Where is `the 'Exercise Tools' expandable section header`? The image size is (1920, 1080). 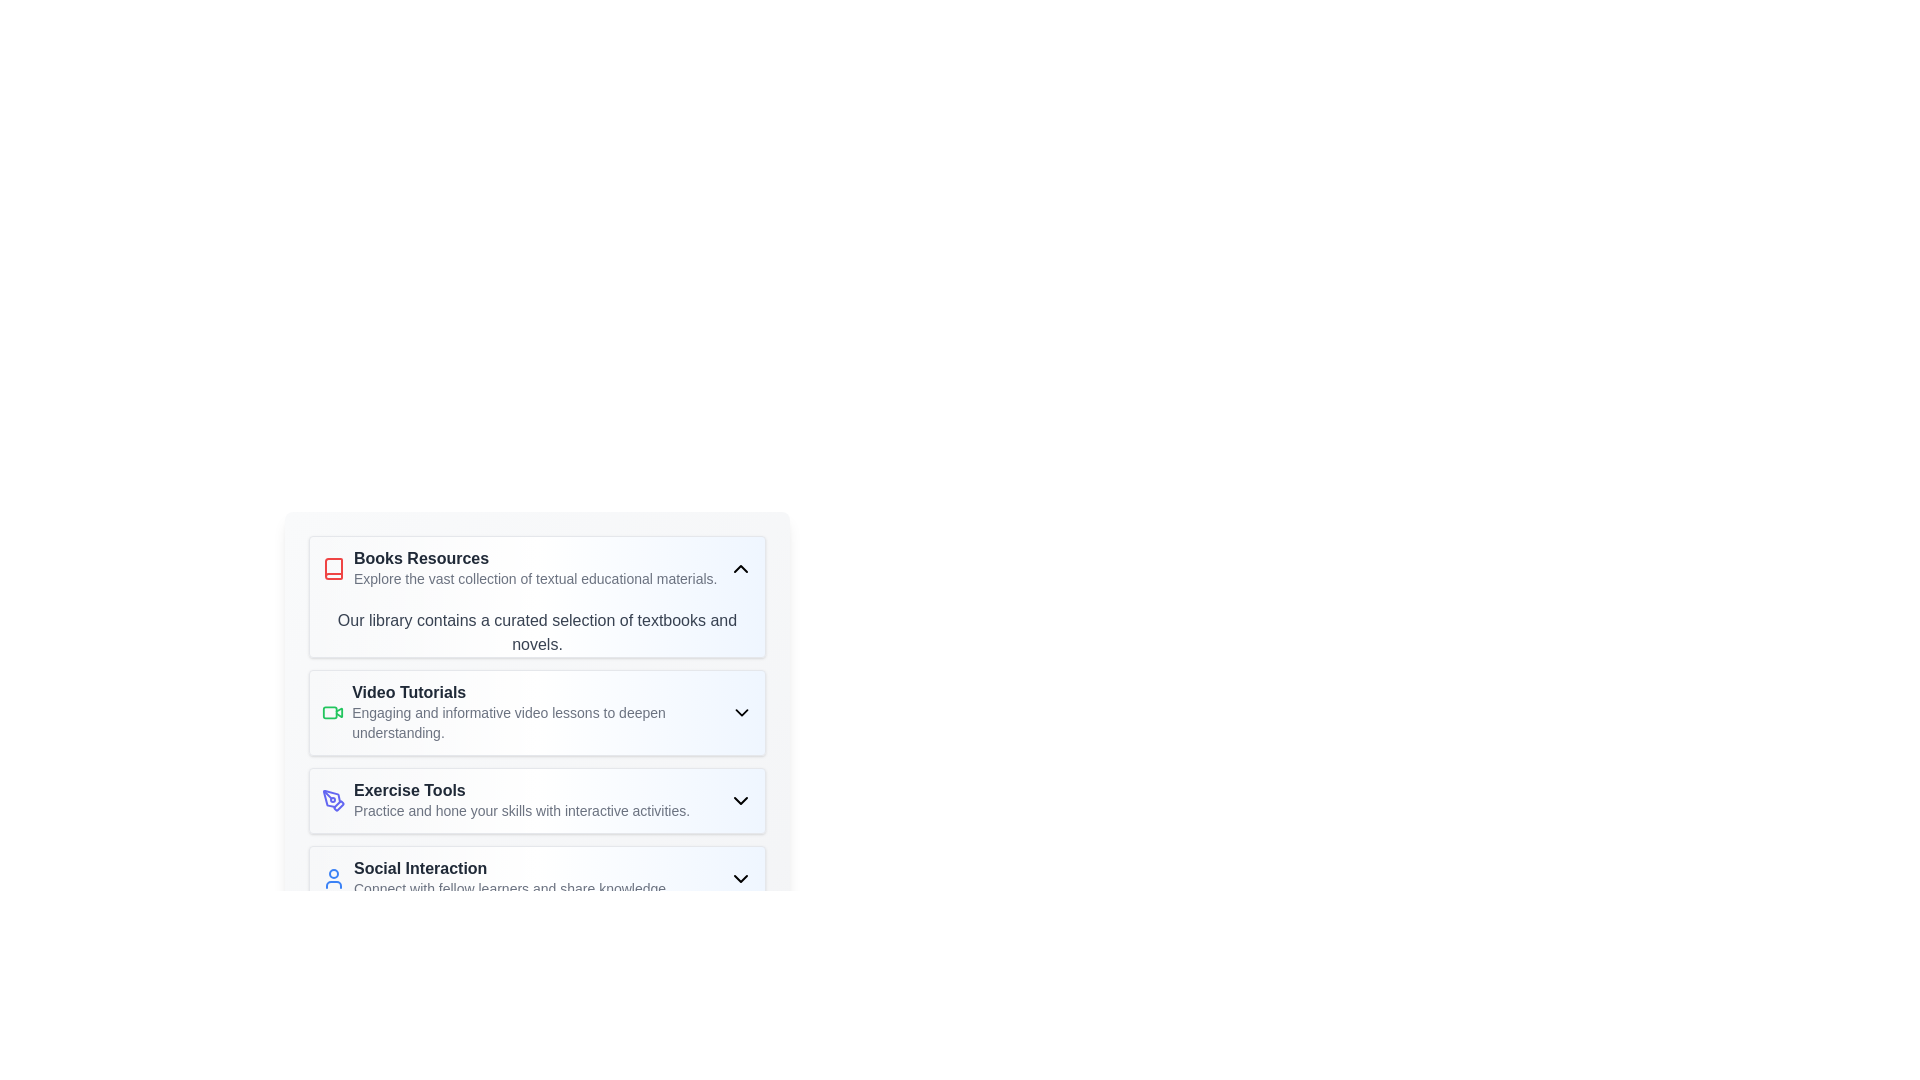
the 'Exercise Tools' expandable section header is located at coordinates (537, 800).